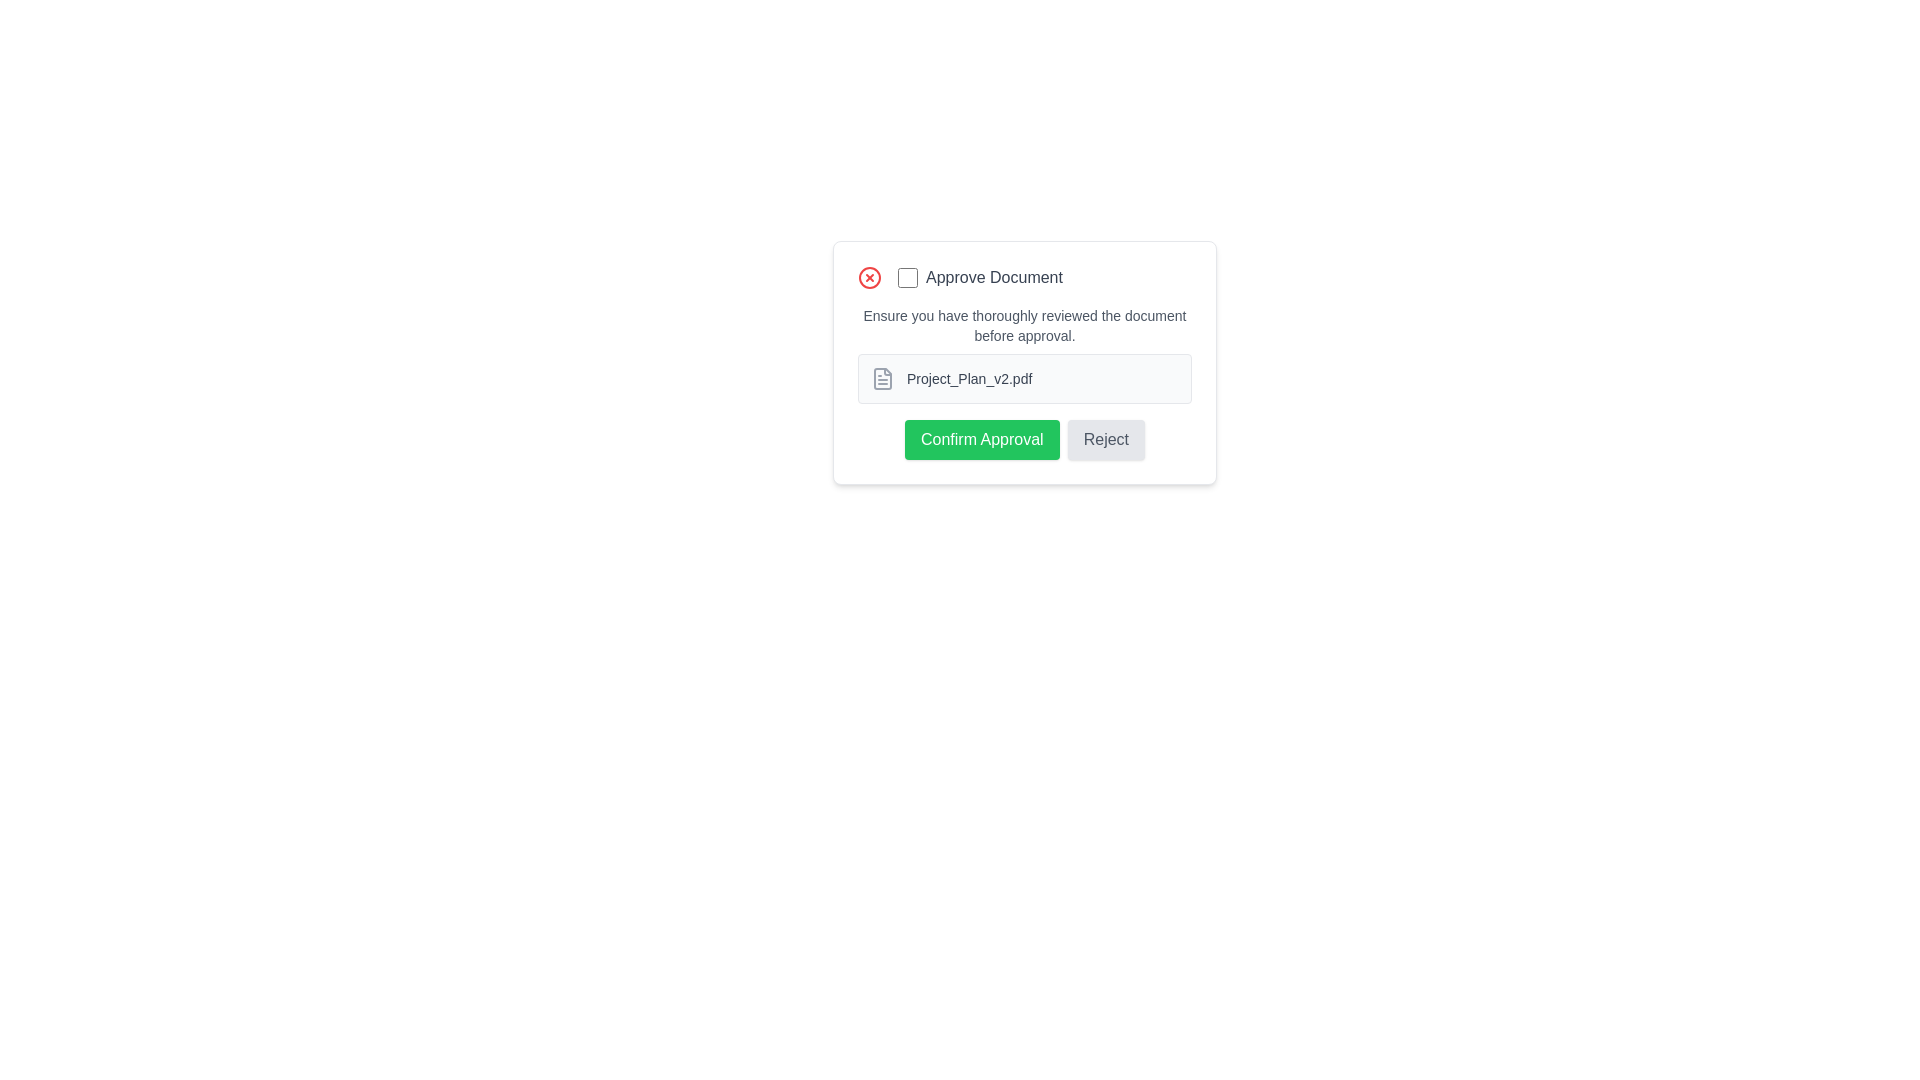  What do you see at coordinates (1104, 438) in the screenshot?
I see `the rectangular 'Reject' button with dark gray text and light gray background` at bounding box center [1104, 438].